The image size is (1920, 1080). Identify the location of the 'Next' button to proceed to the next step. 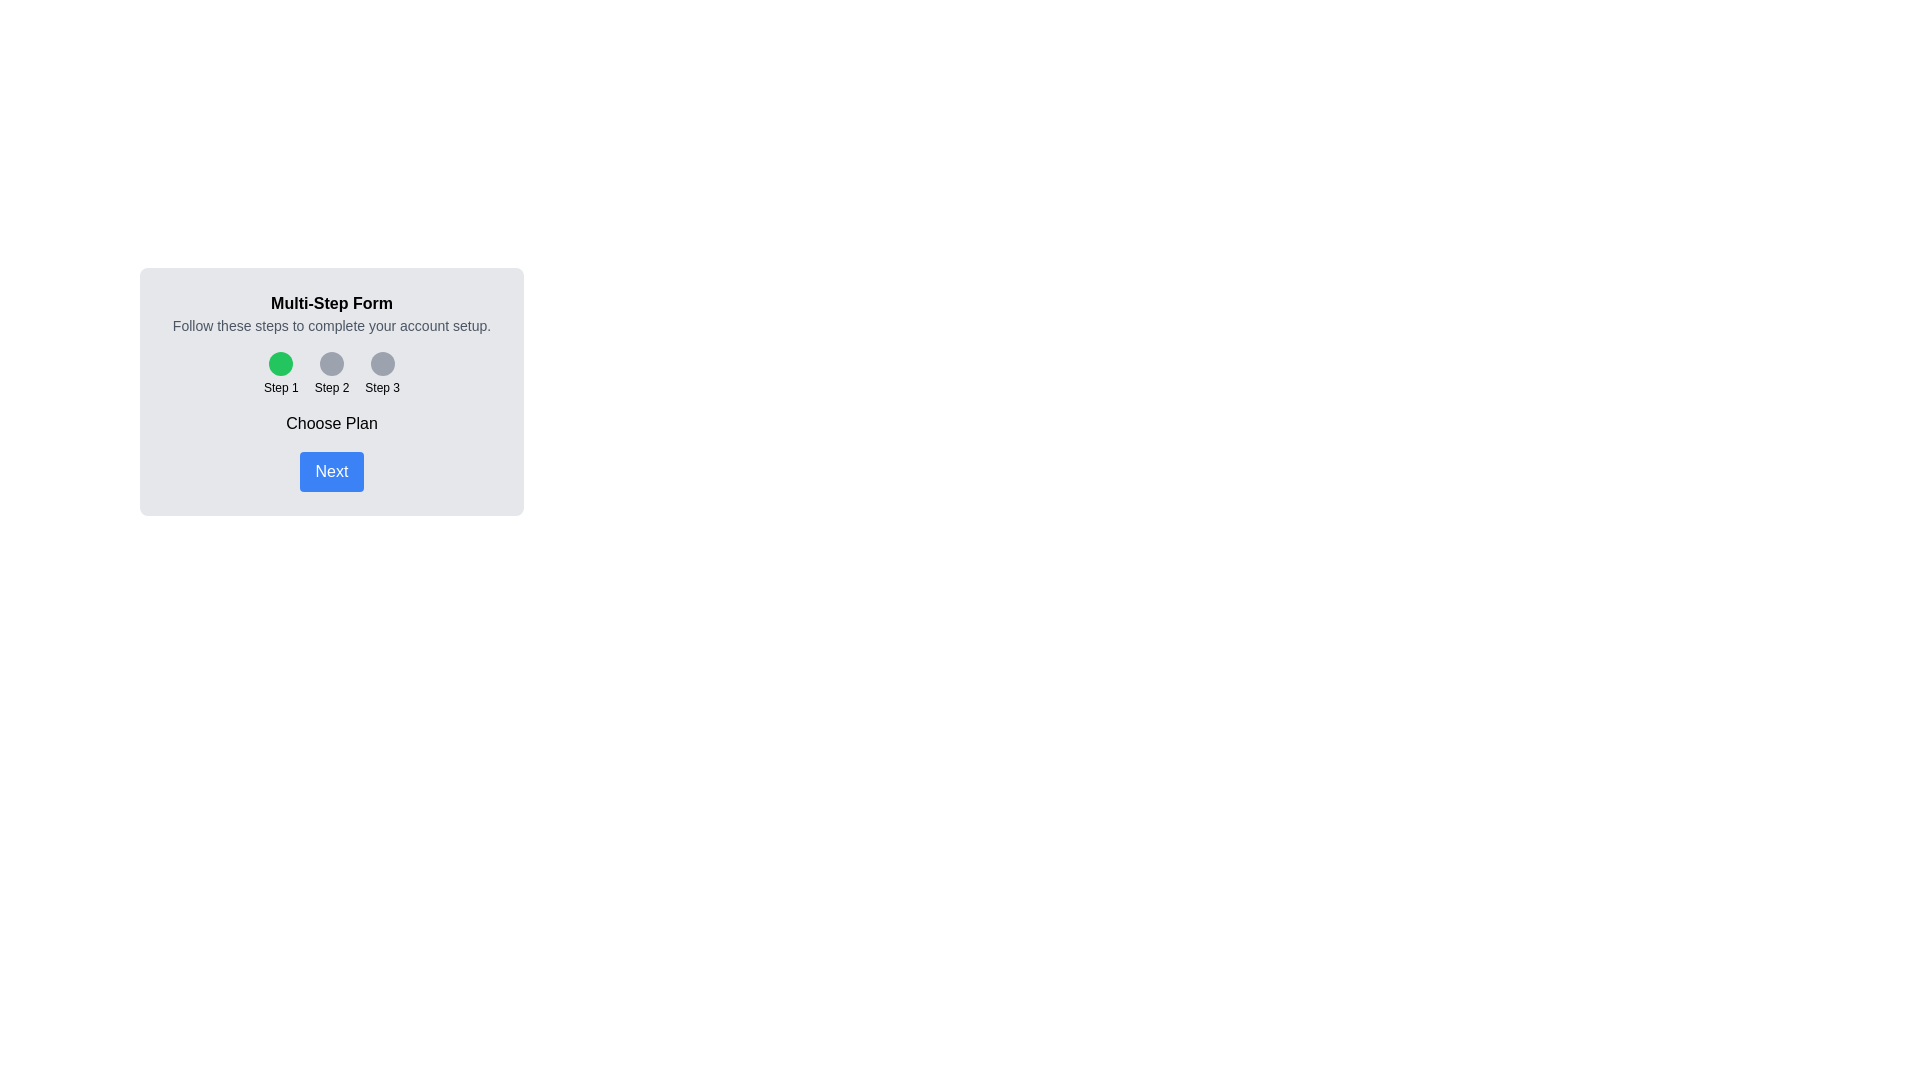
(331, 471).